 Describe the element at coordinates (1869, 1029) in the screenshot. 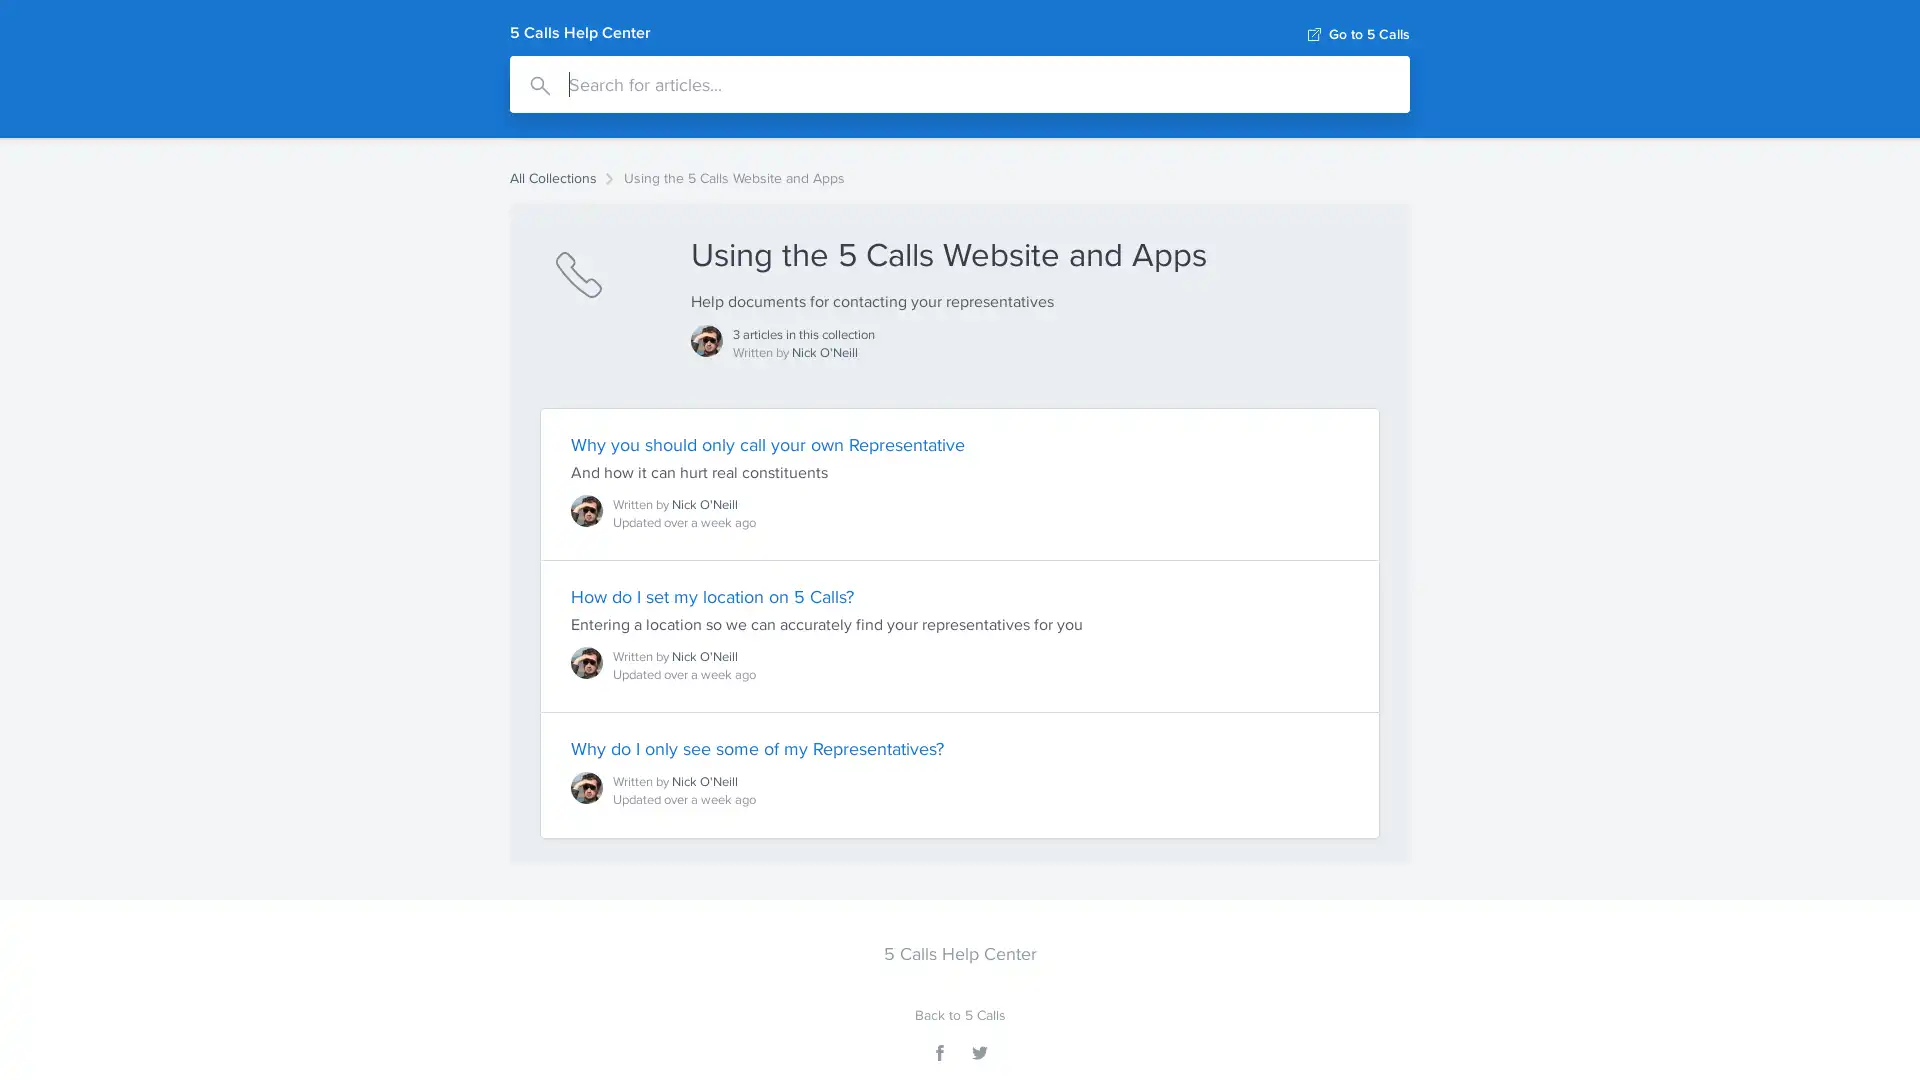

I see `Open Intercom Messenger` at that location.